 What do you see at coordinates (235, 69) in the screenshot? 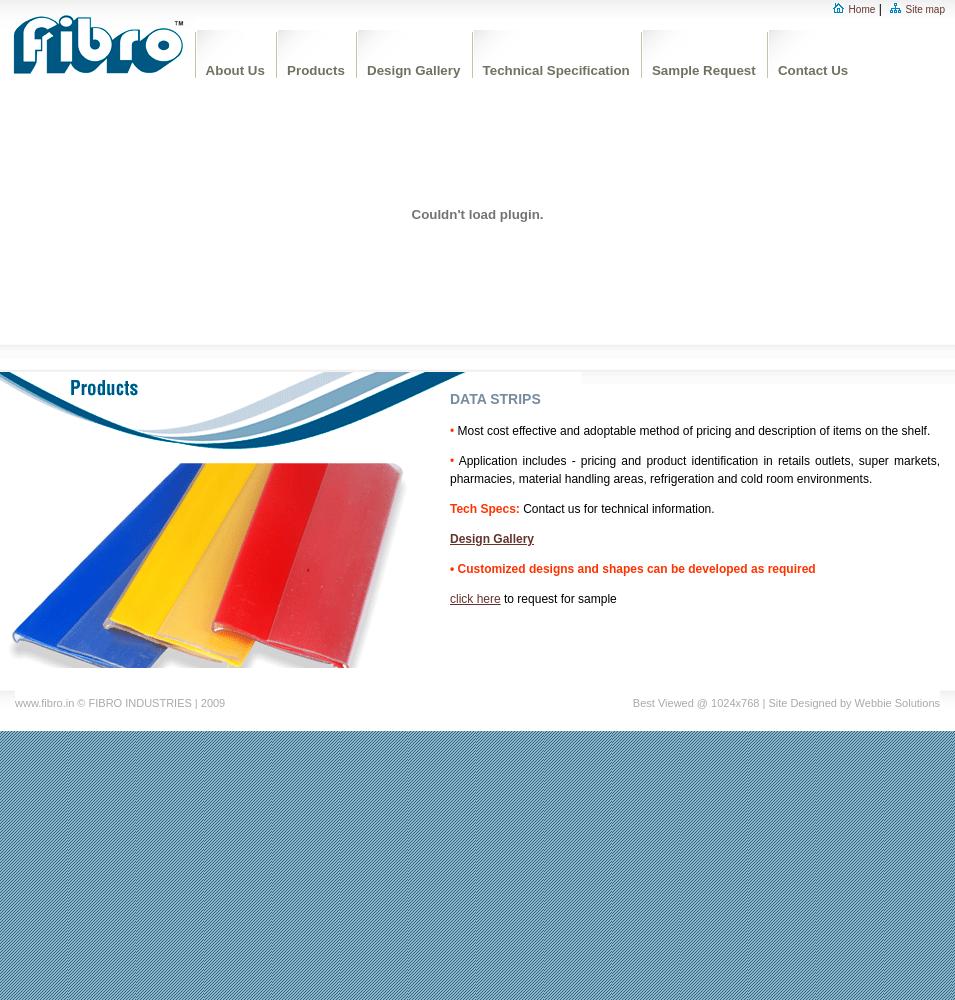
I see `'About Us'` at bounding box center [235, 69].